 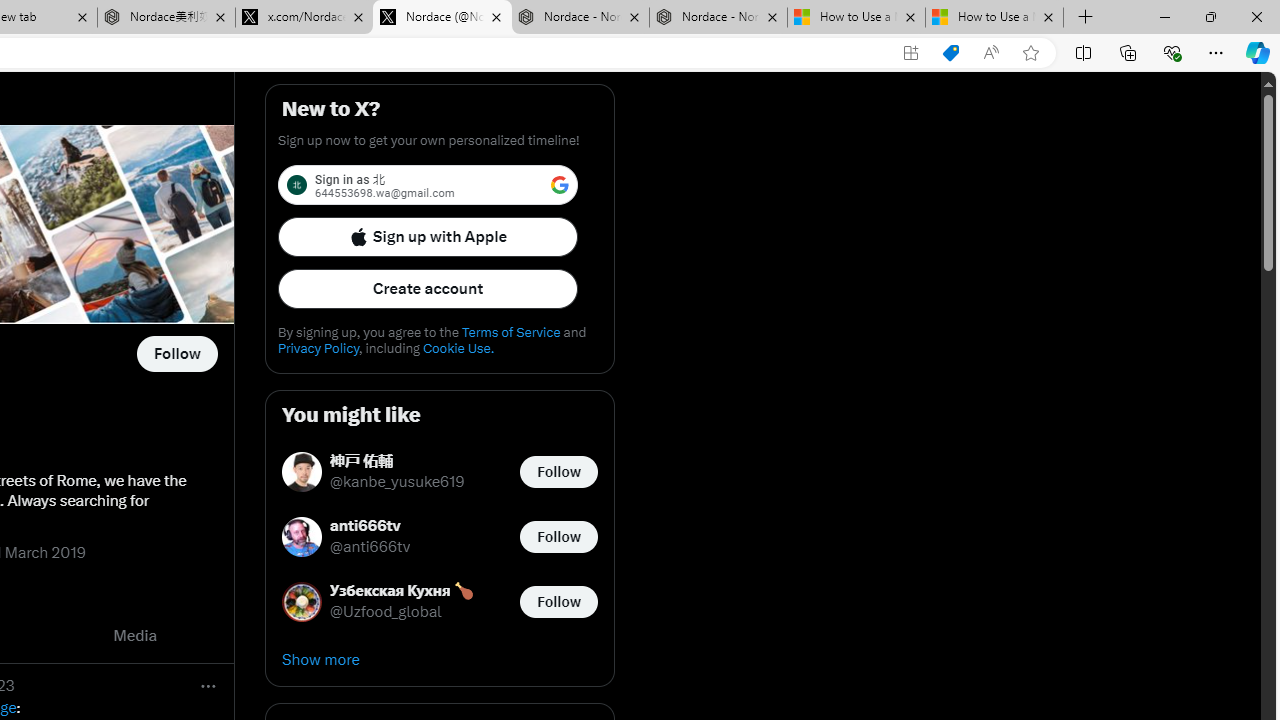 I want to click on 'Sign up with Apple', so click(x=427, y=235).